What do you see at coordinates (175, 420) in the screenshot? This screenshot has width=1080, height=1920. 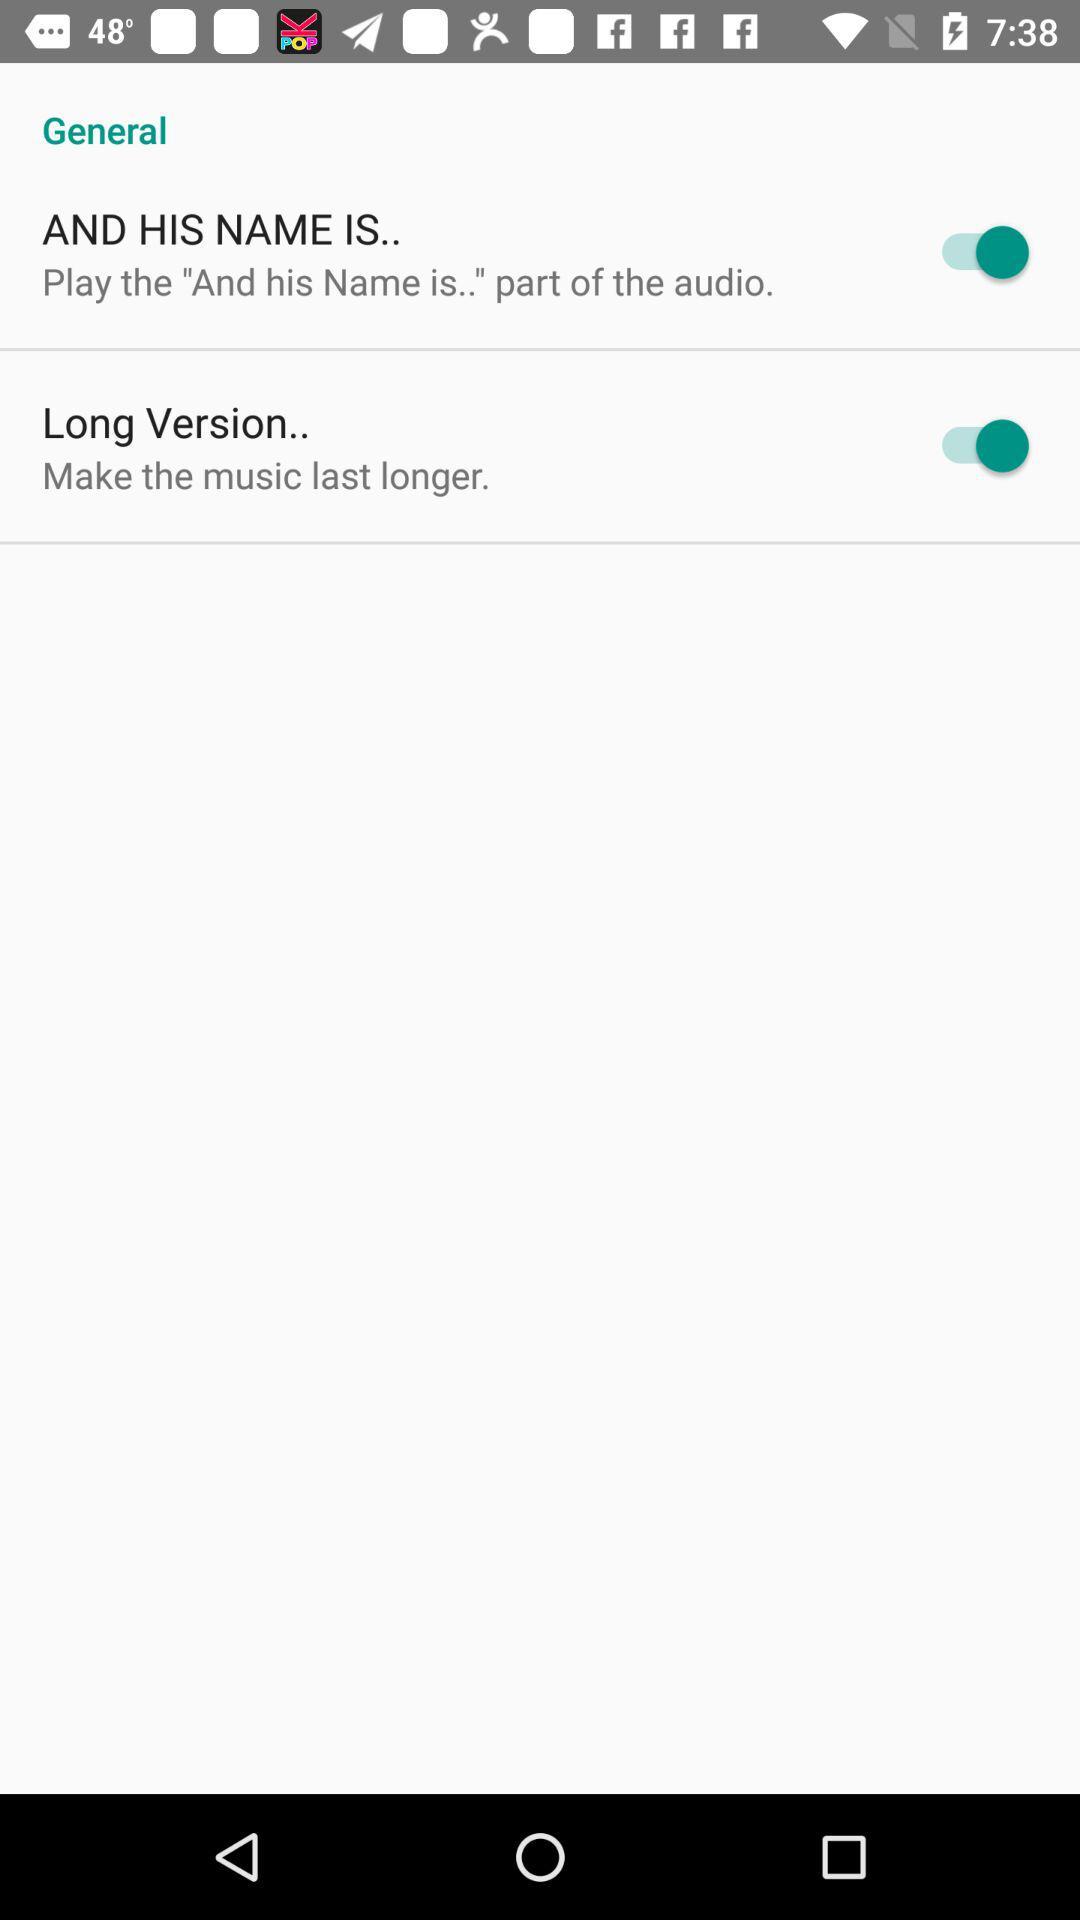 I see `the long version..` at bounding box center [175, 420].